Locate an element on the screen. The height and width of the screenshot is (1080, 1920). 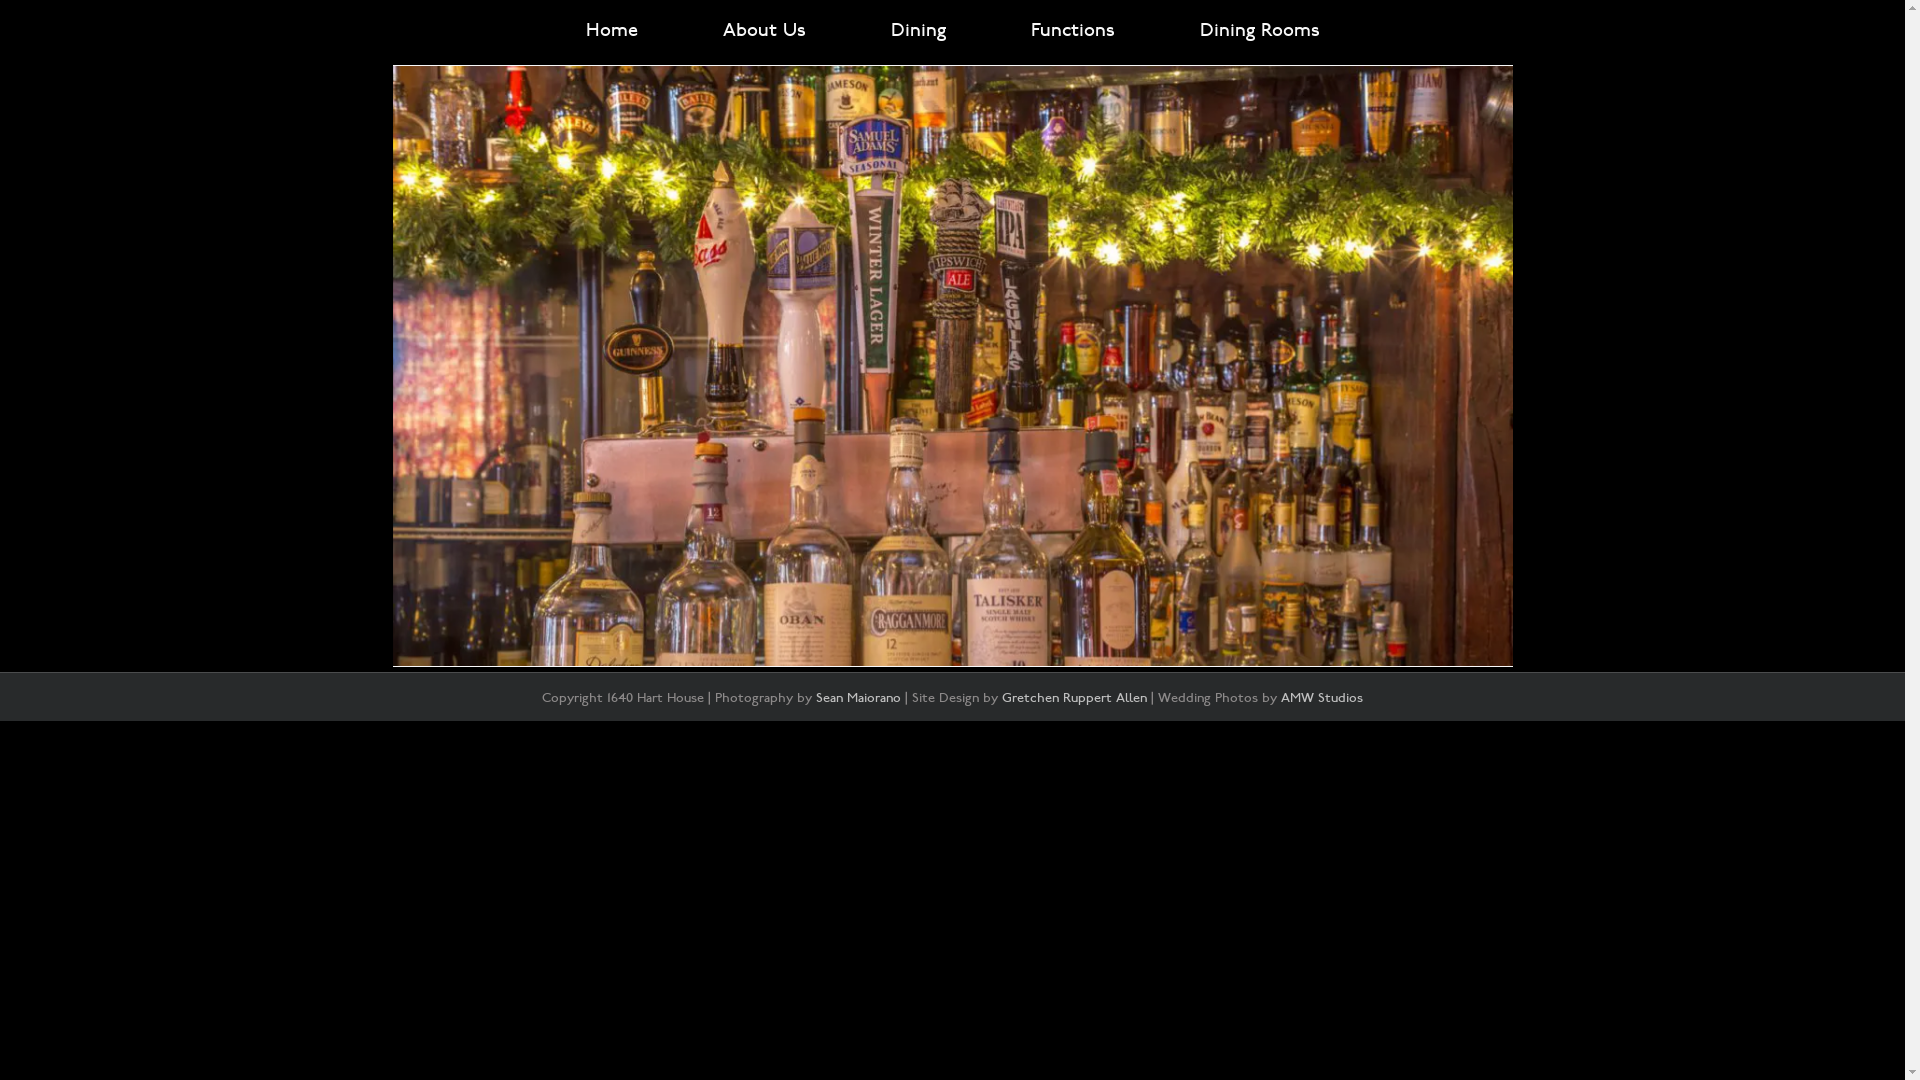
'Dining Rooms' is located at coordinates (1258, 30).